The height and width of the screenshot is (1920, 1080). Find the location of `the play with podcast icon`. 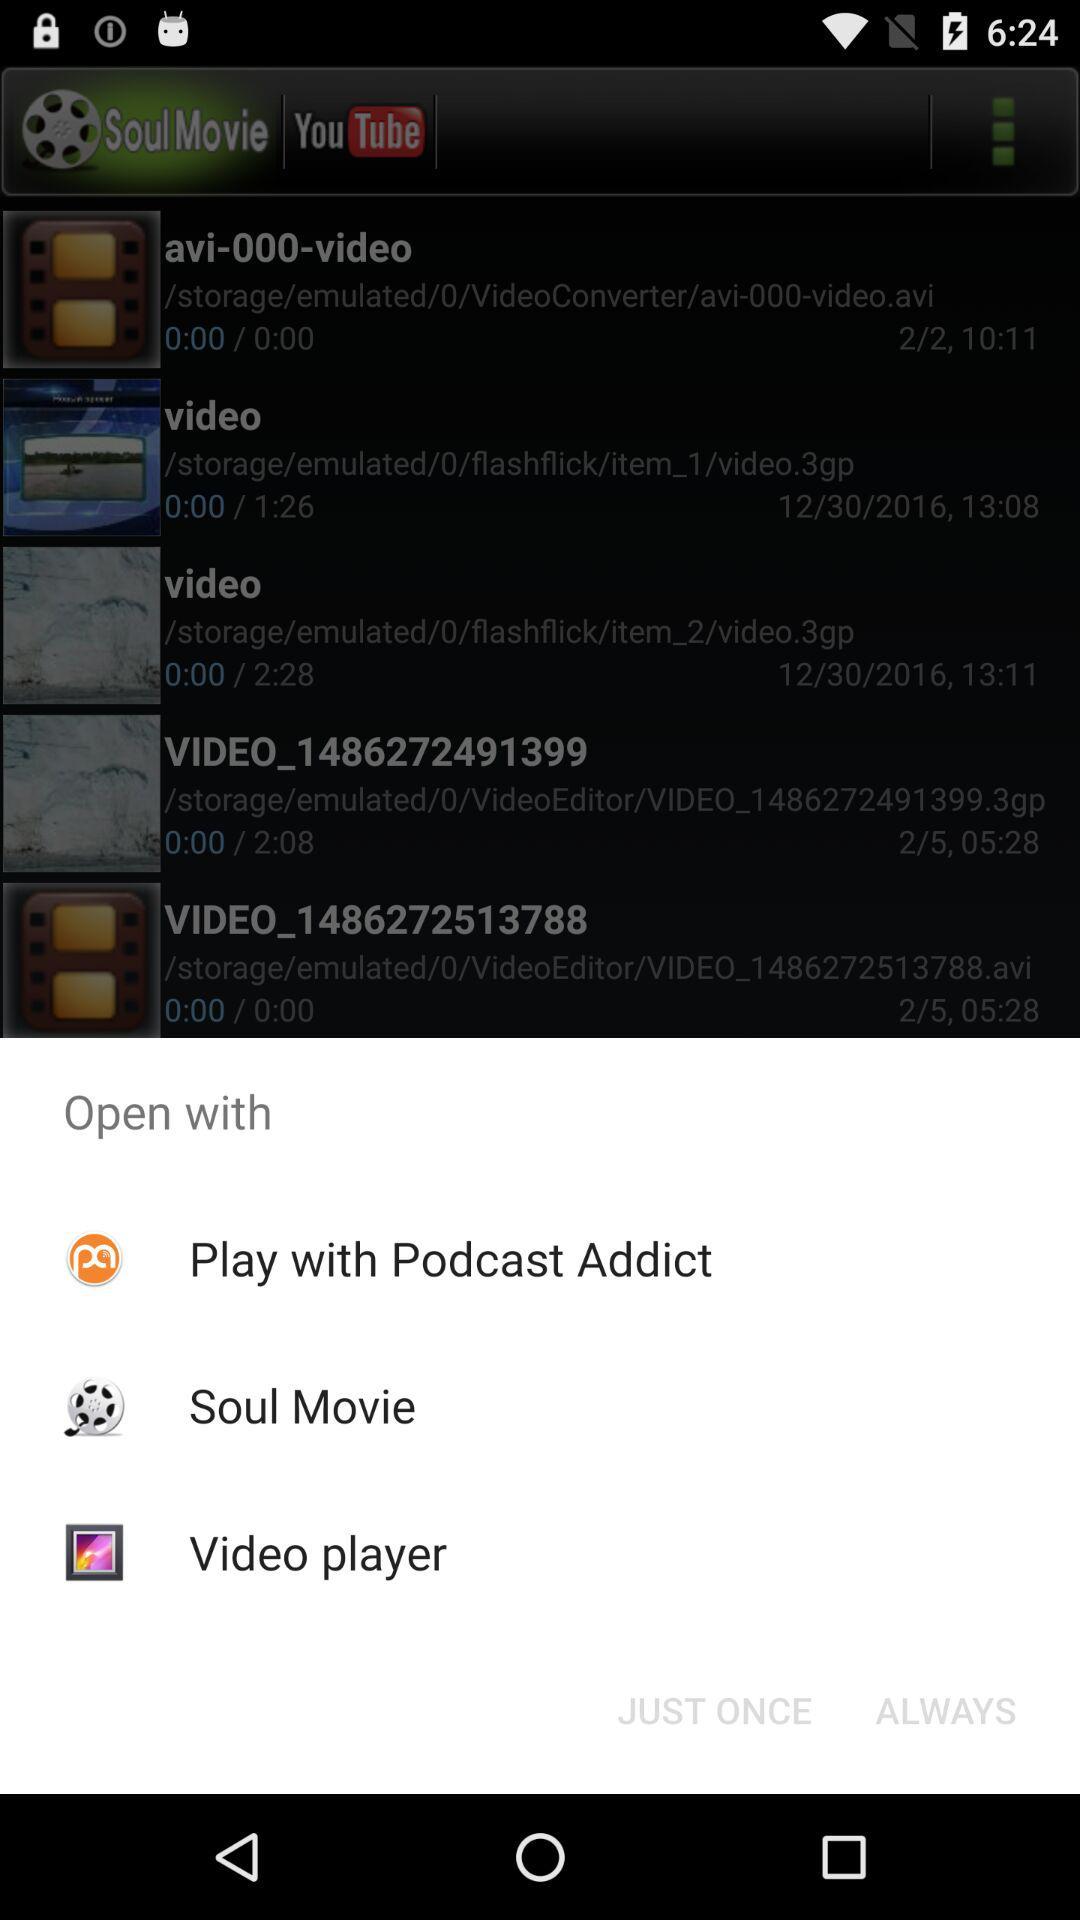

the play with podcast icon is located at coordinates (451, 1257).